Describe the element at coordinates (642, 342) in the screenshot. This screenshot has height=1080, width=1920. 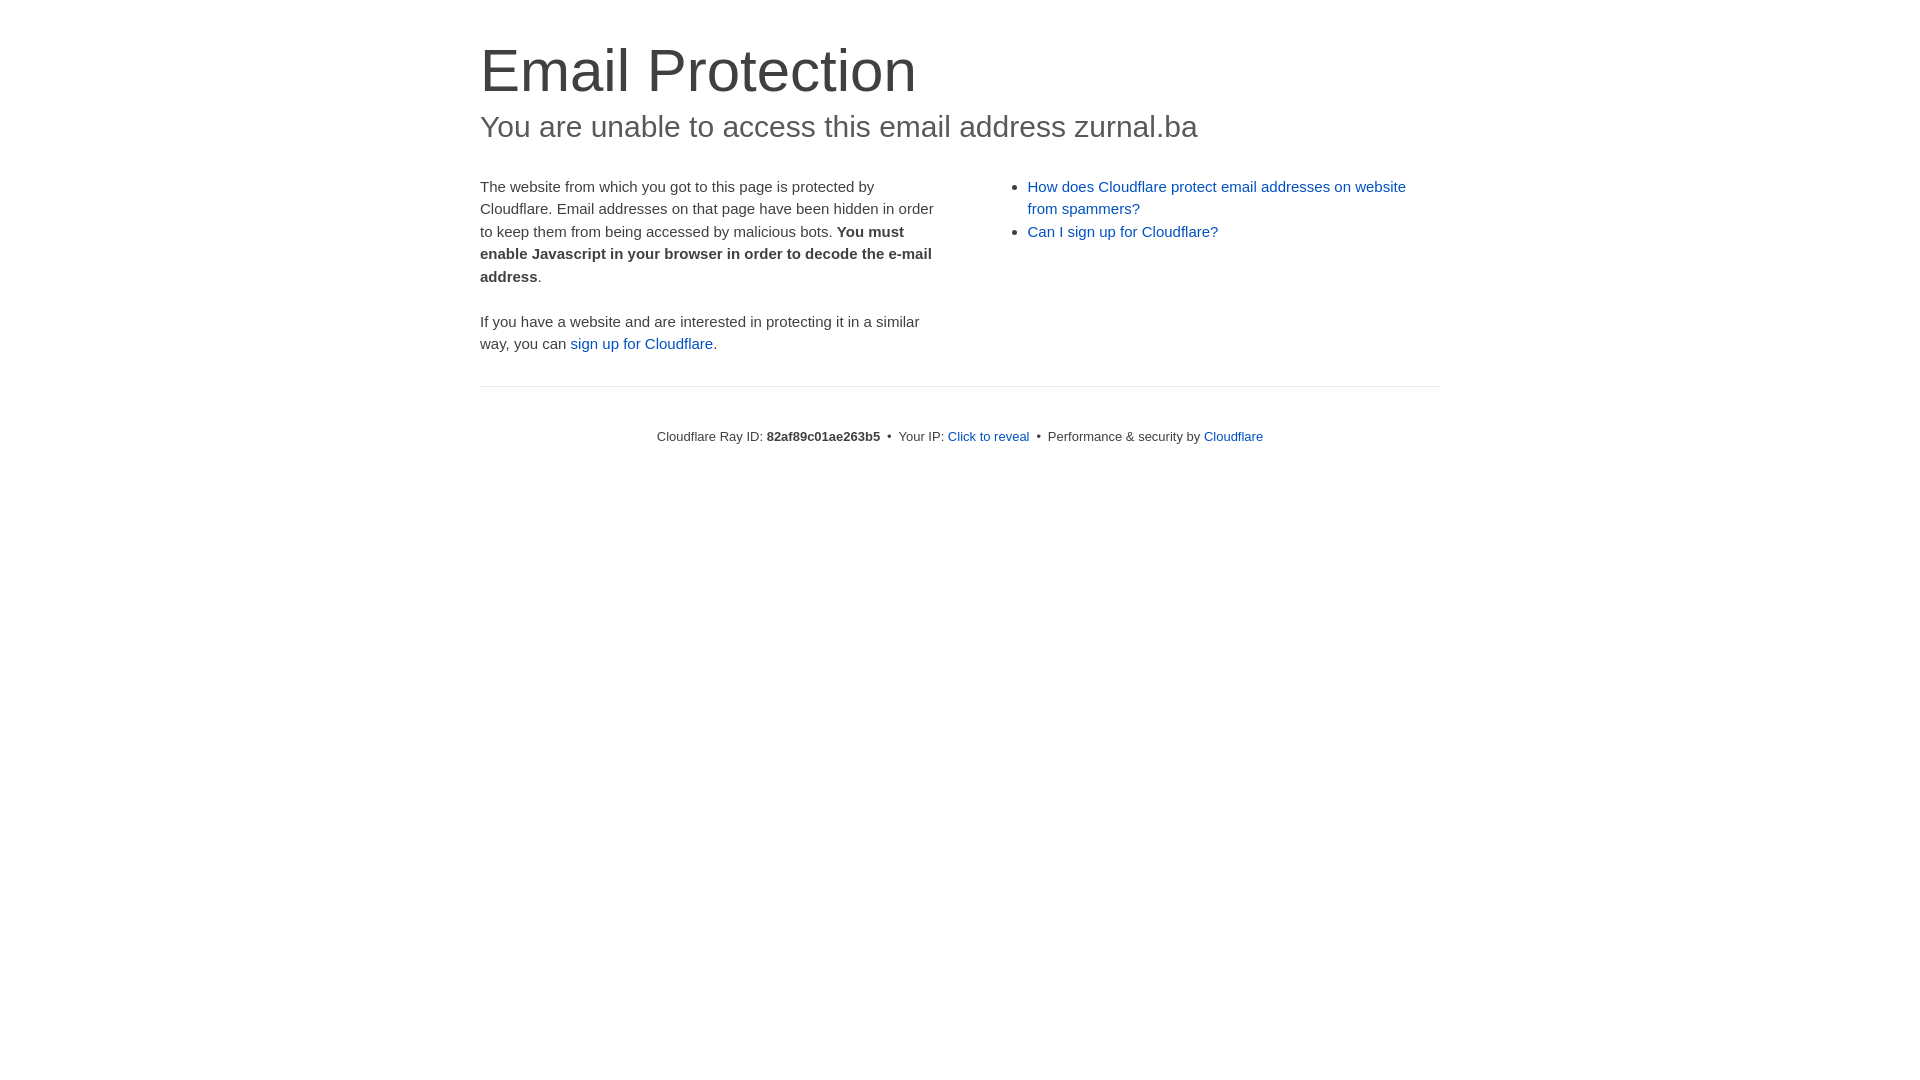
I see `'sign up for Cloudflare'` at that location.